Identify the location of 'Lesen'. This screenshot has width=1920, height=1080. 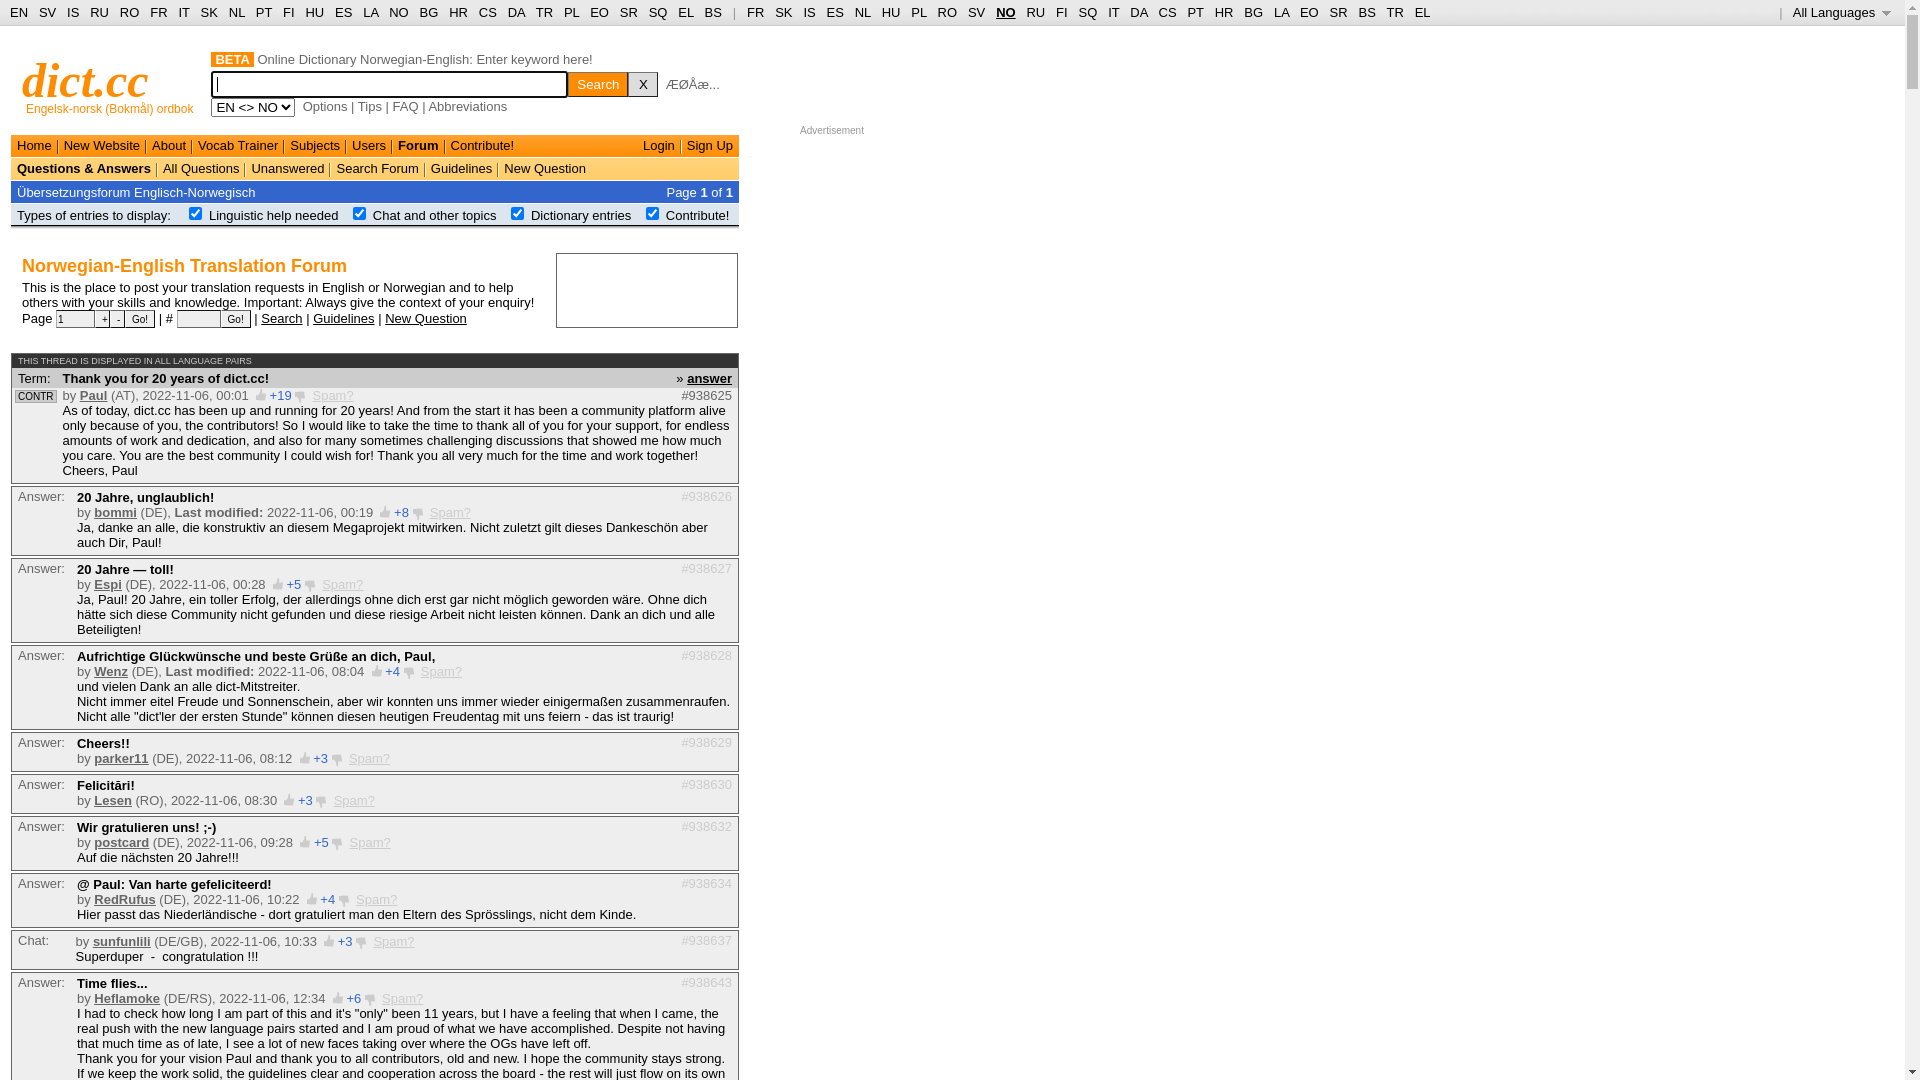
(93, 799).